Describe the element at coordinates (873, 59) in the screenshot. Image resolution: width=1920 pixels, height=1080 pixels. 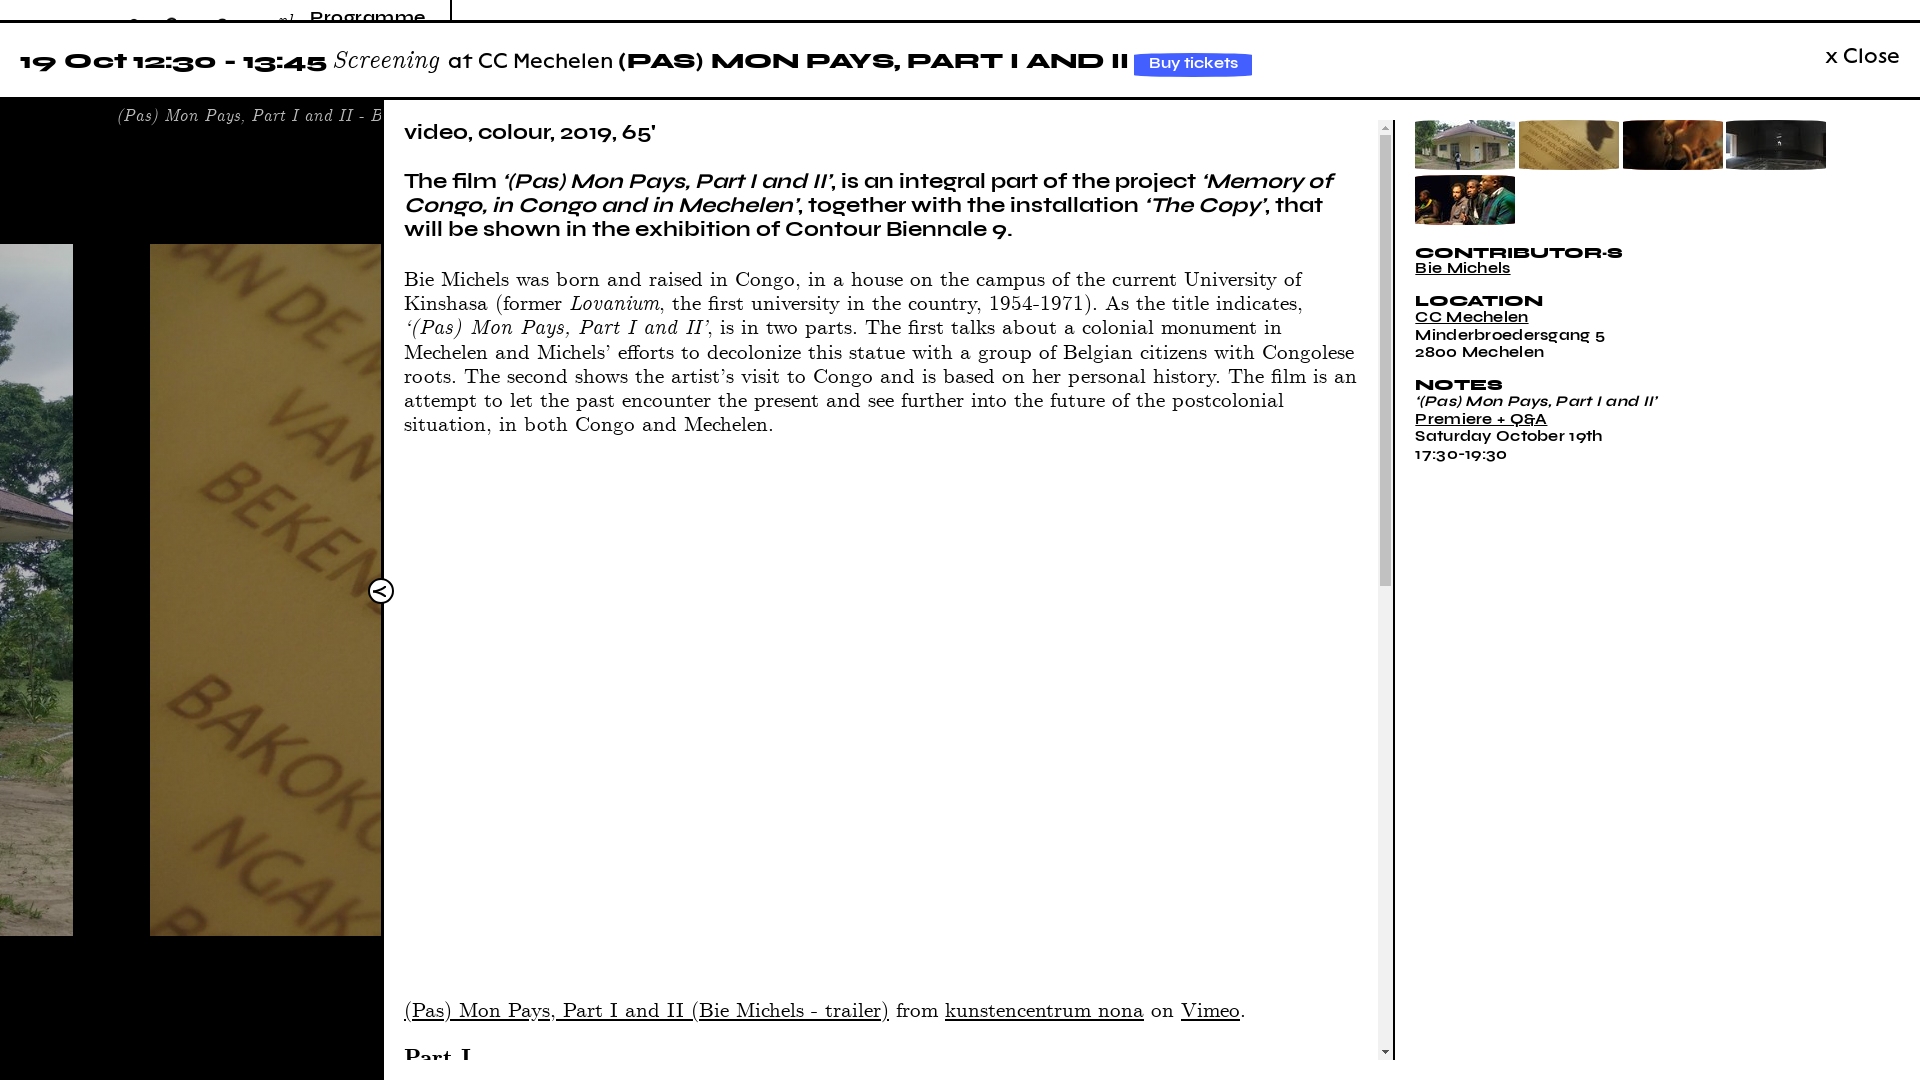
I see `'(PAS) MON PAYS, PART I AND II'` at that location.